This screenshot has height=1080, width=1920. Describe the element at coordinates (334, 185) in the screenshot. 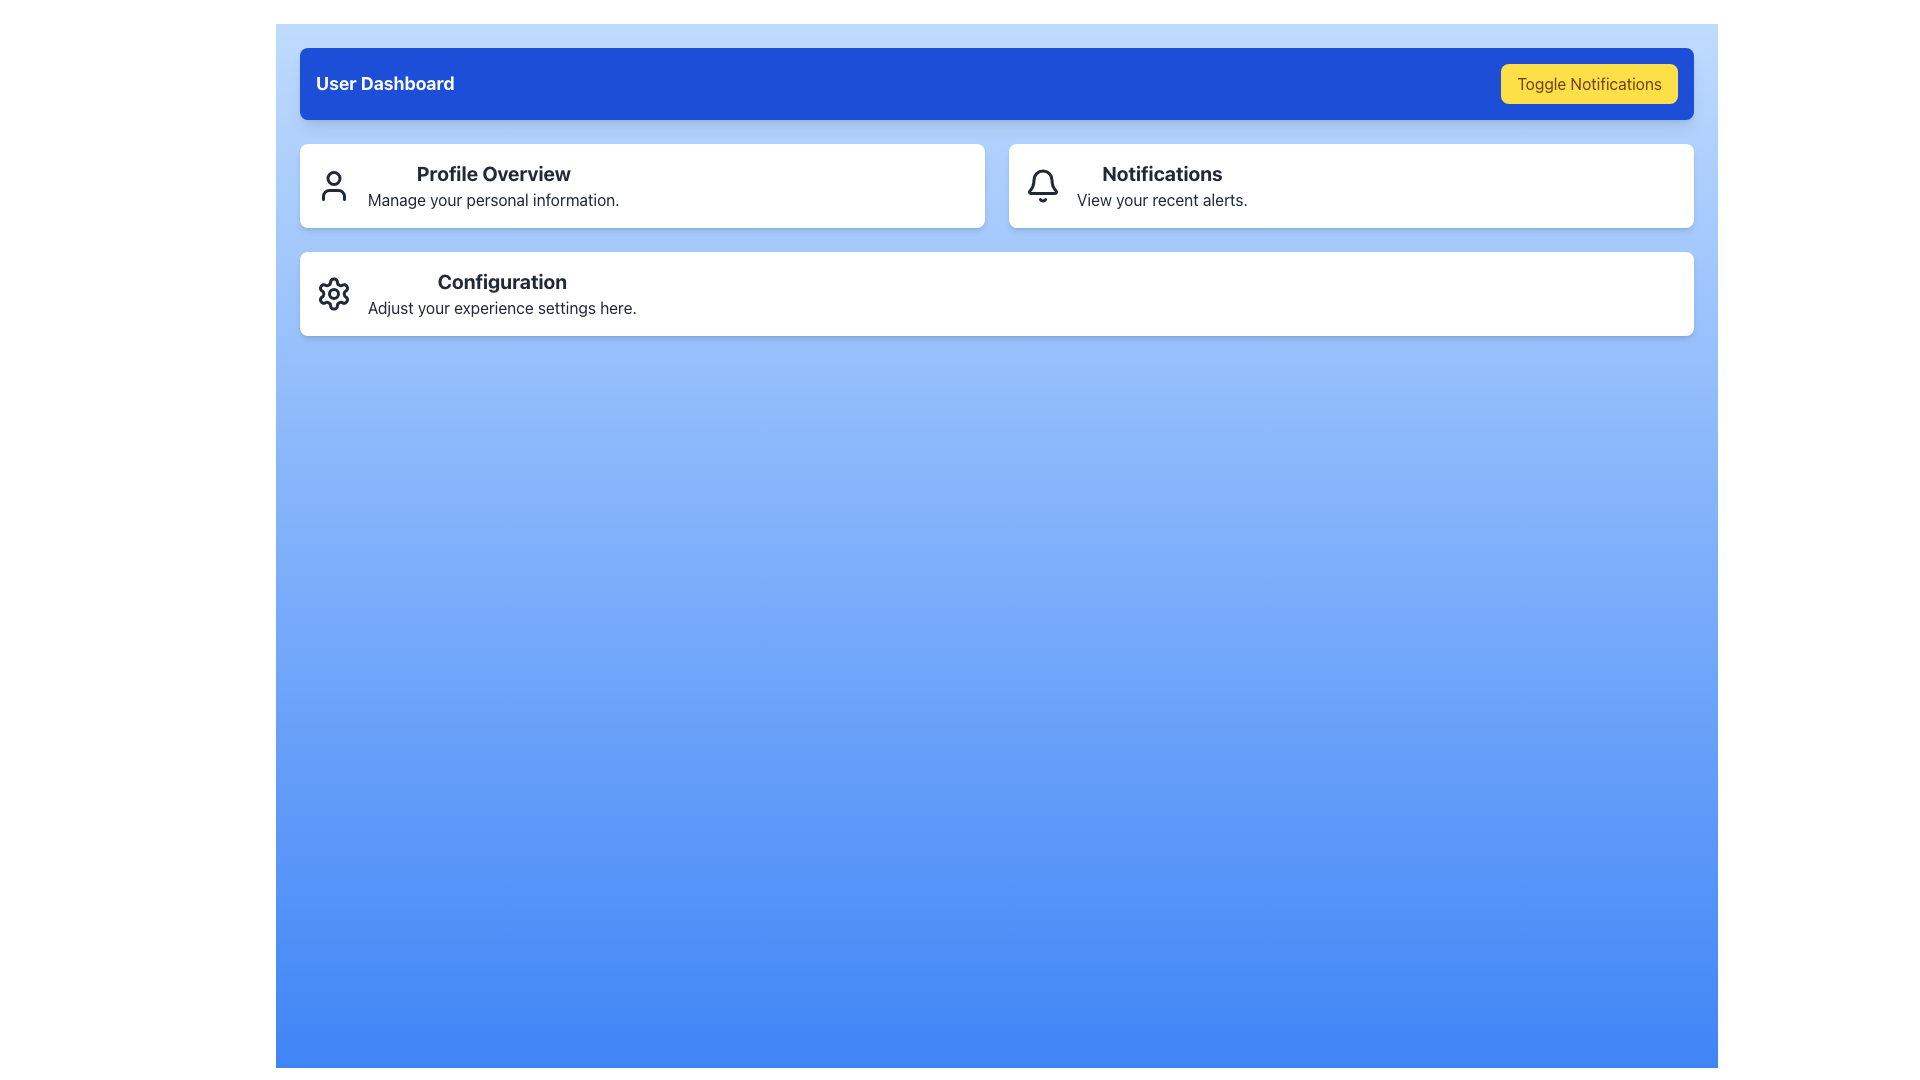

I see `the user icon styled as an outline of a person with a circular head and shoulders located in the top-left corner of the Profile Overview section` at that location.